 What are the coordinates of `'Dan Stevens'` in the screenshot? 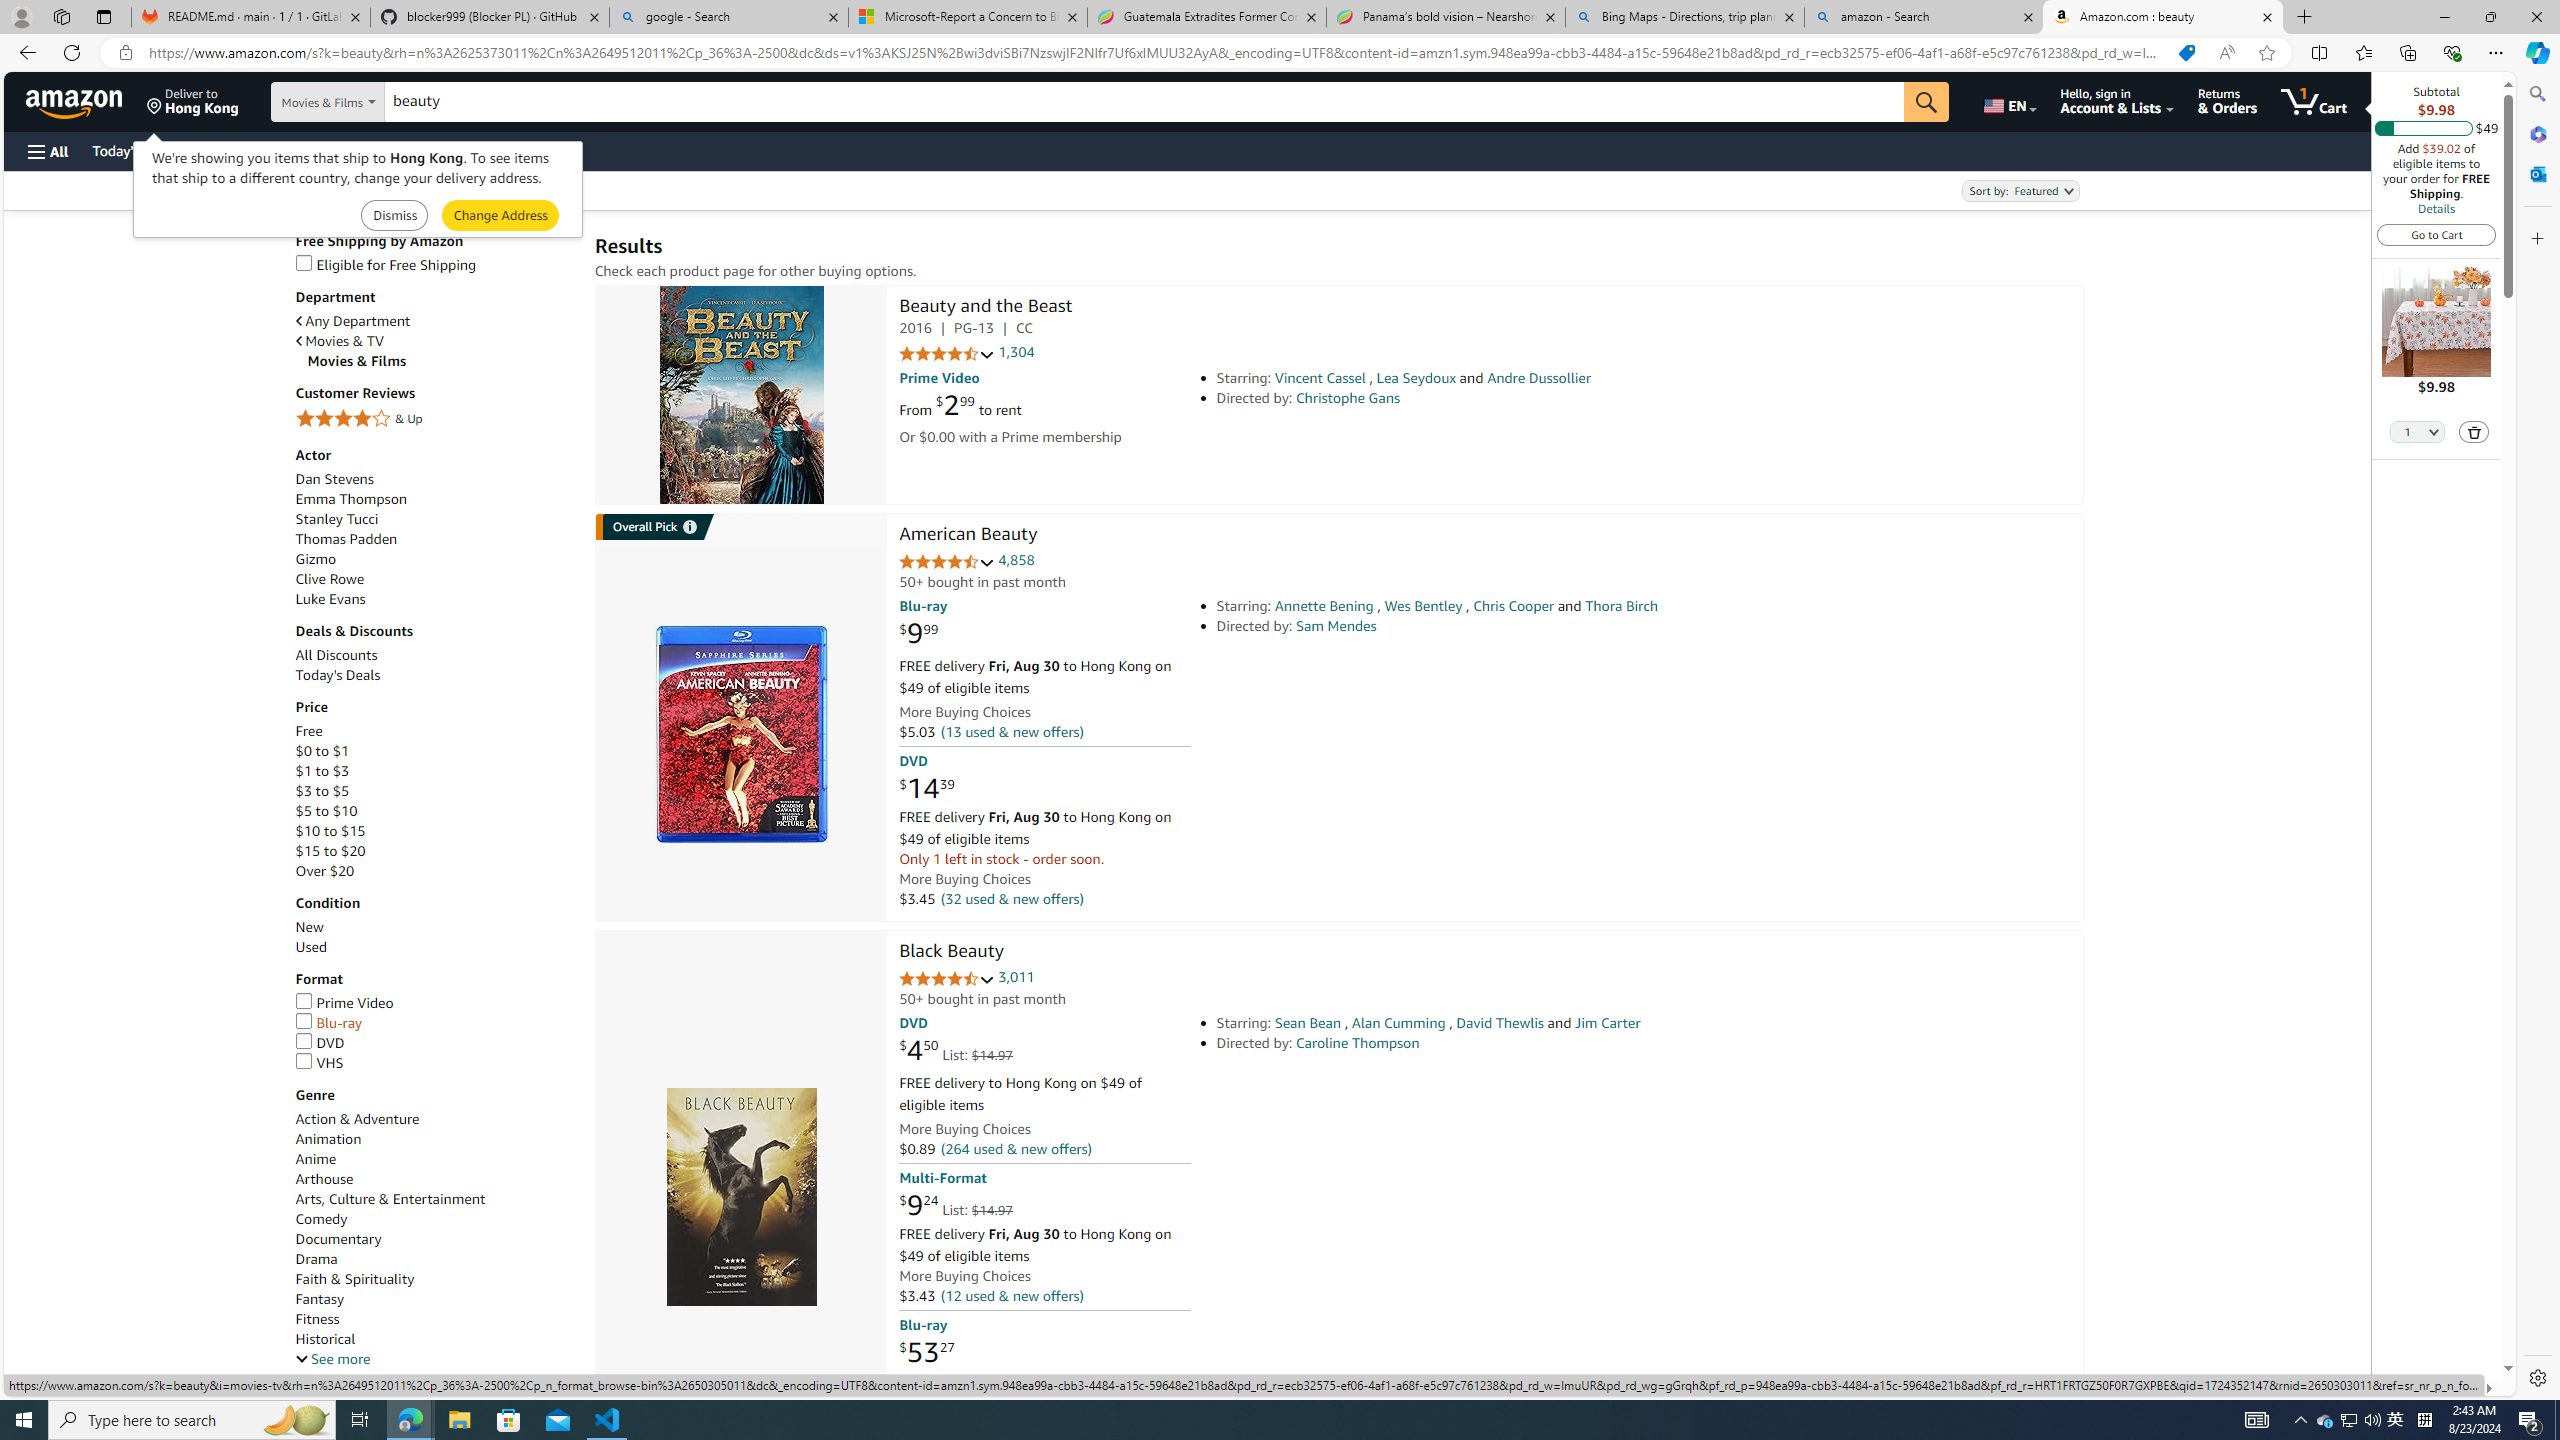 It's located at (435, 478).